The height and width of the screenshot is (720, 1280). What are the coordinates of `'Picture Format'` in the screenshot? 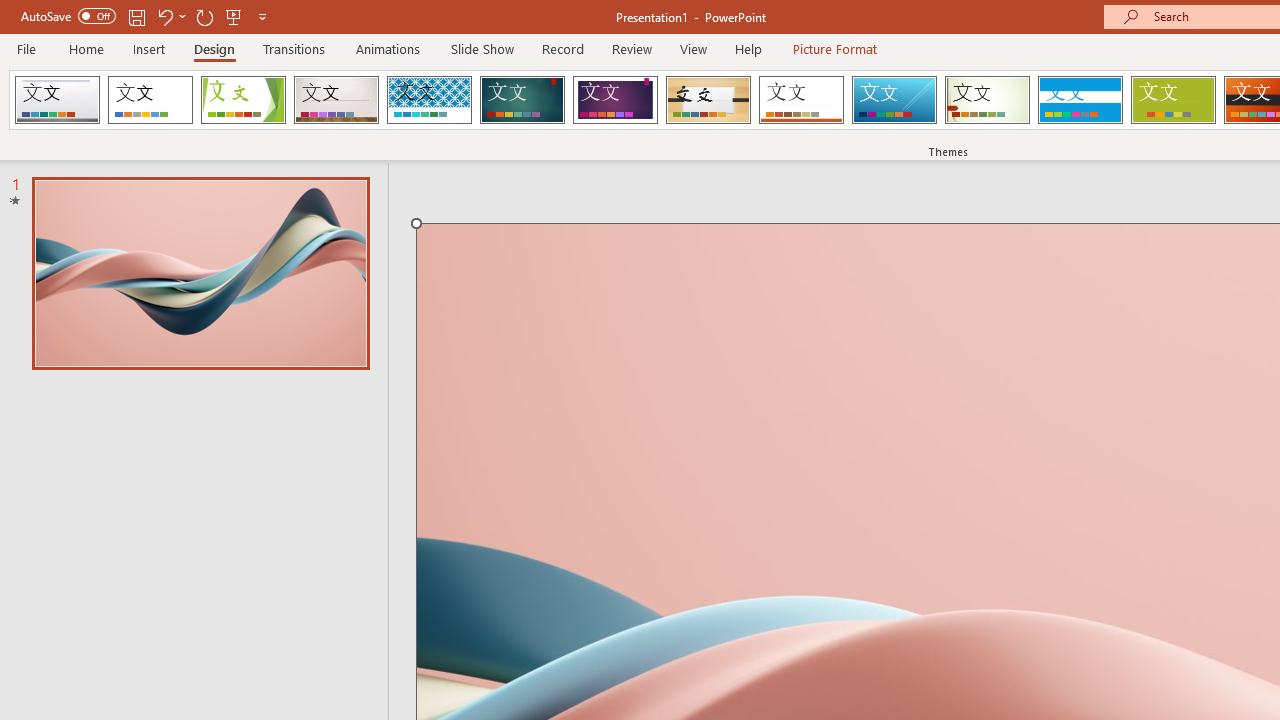 It's located at (835, 48).